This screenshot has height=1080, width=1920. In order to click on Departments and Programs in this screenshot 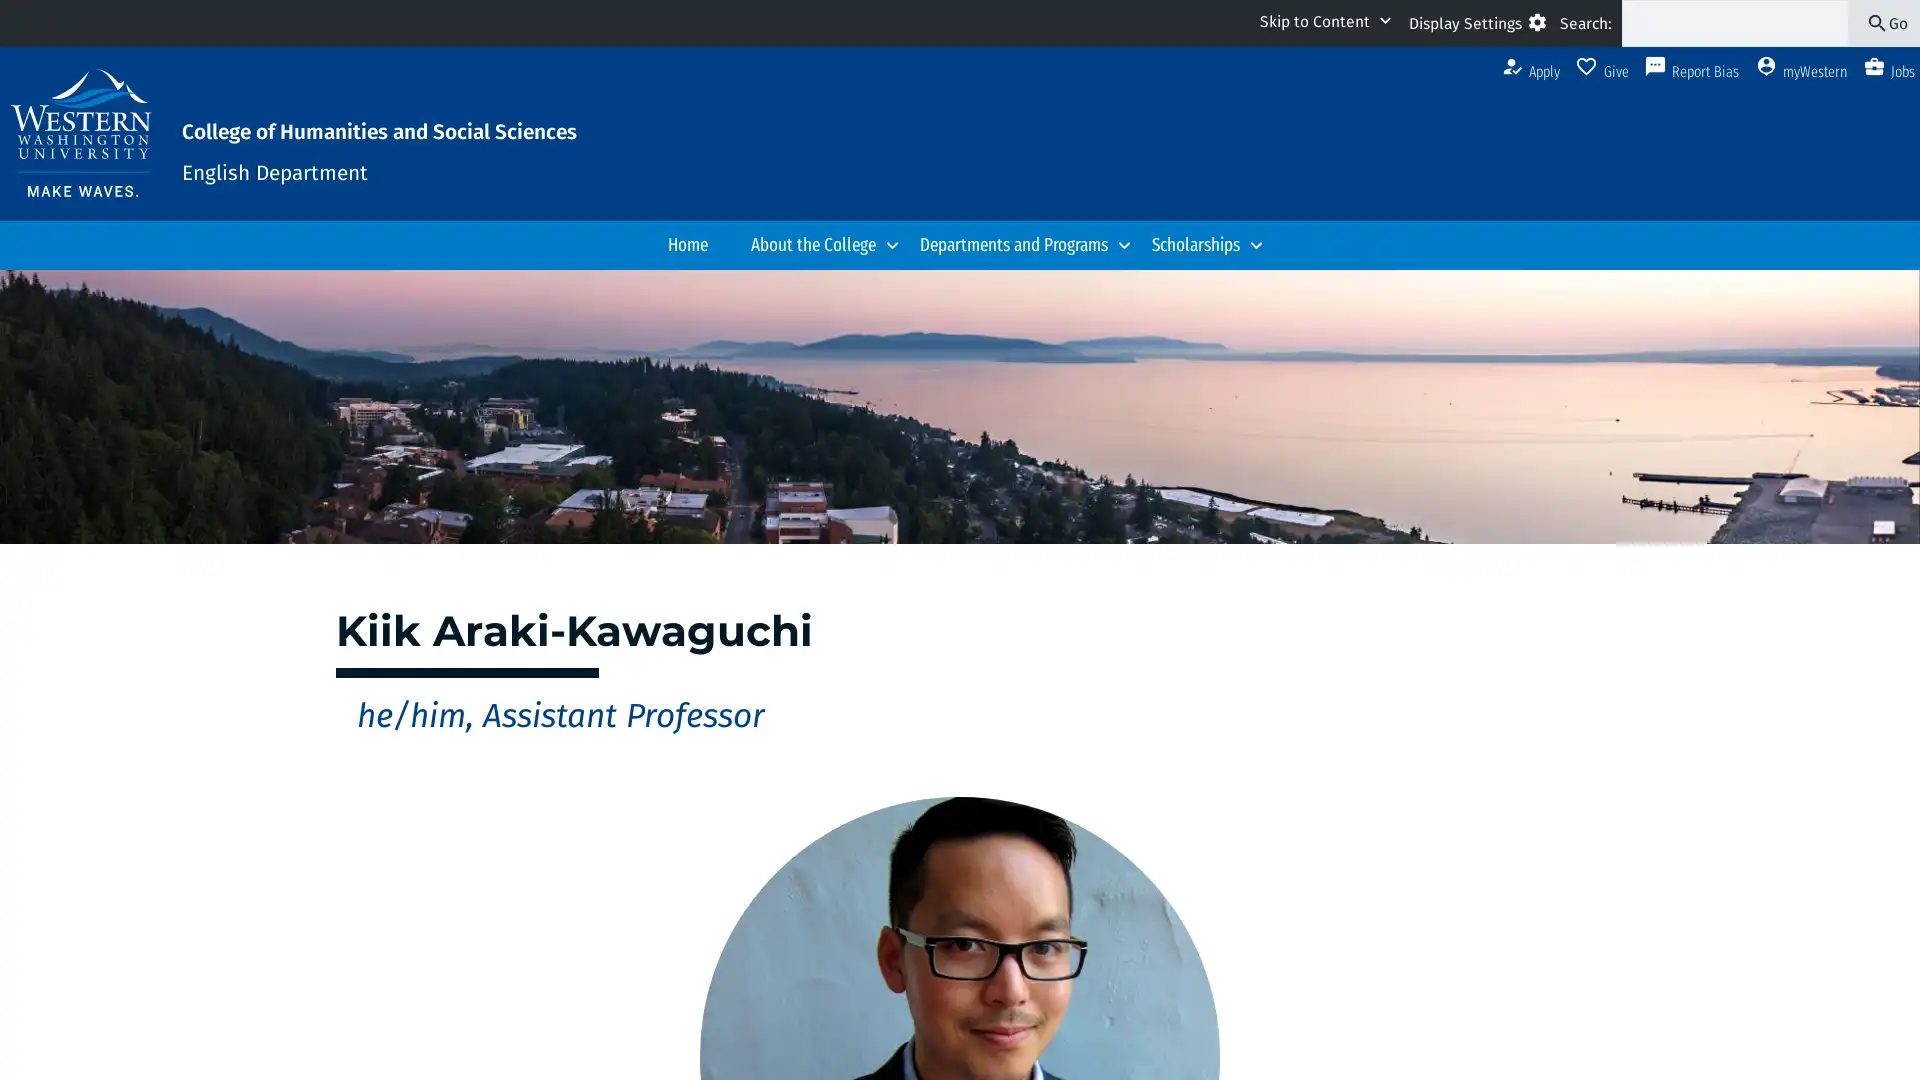, I will do `click(1019, 244)`.